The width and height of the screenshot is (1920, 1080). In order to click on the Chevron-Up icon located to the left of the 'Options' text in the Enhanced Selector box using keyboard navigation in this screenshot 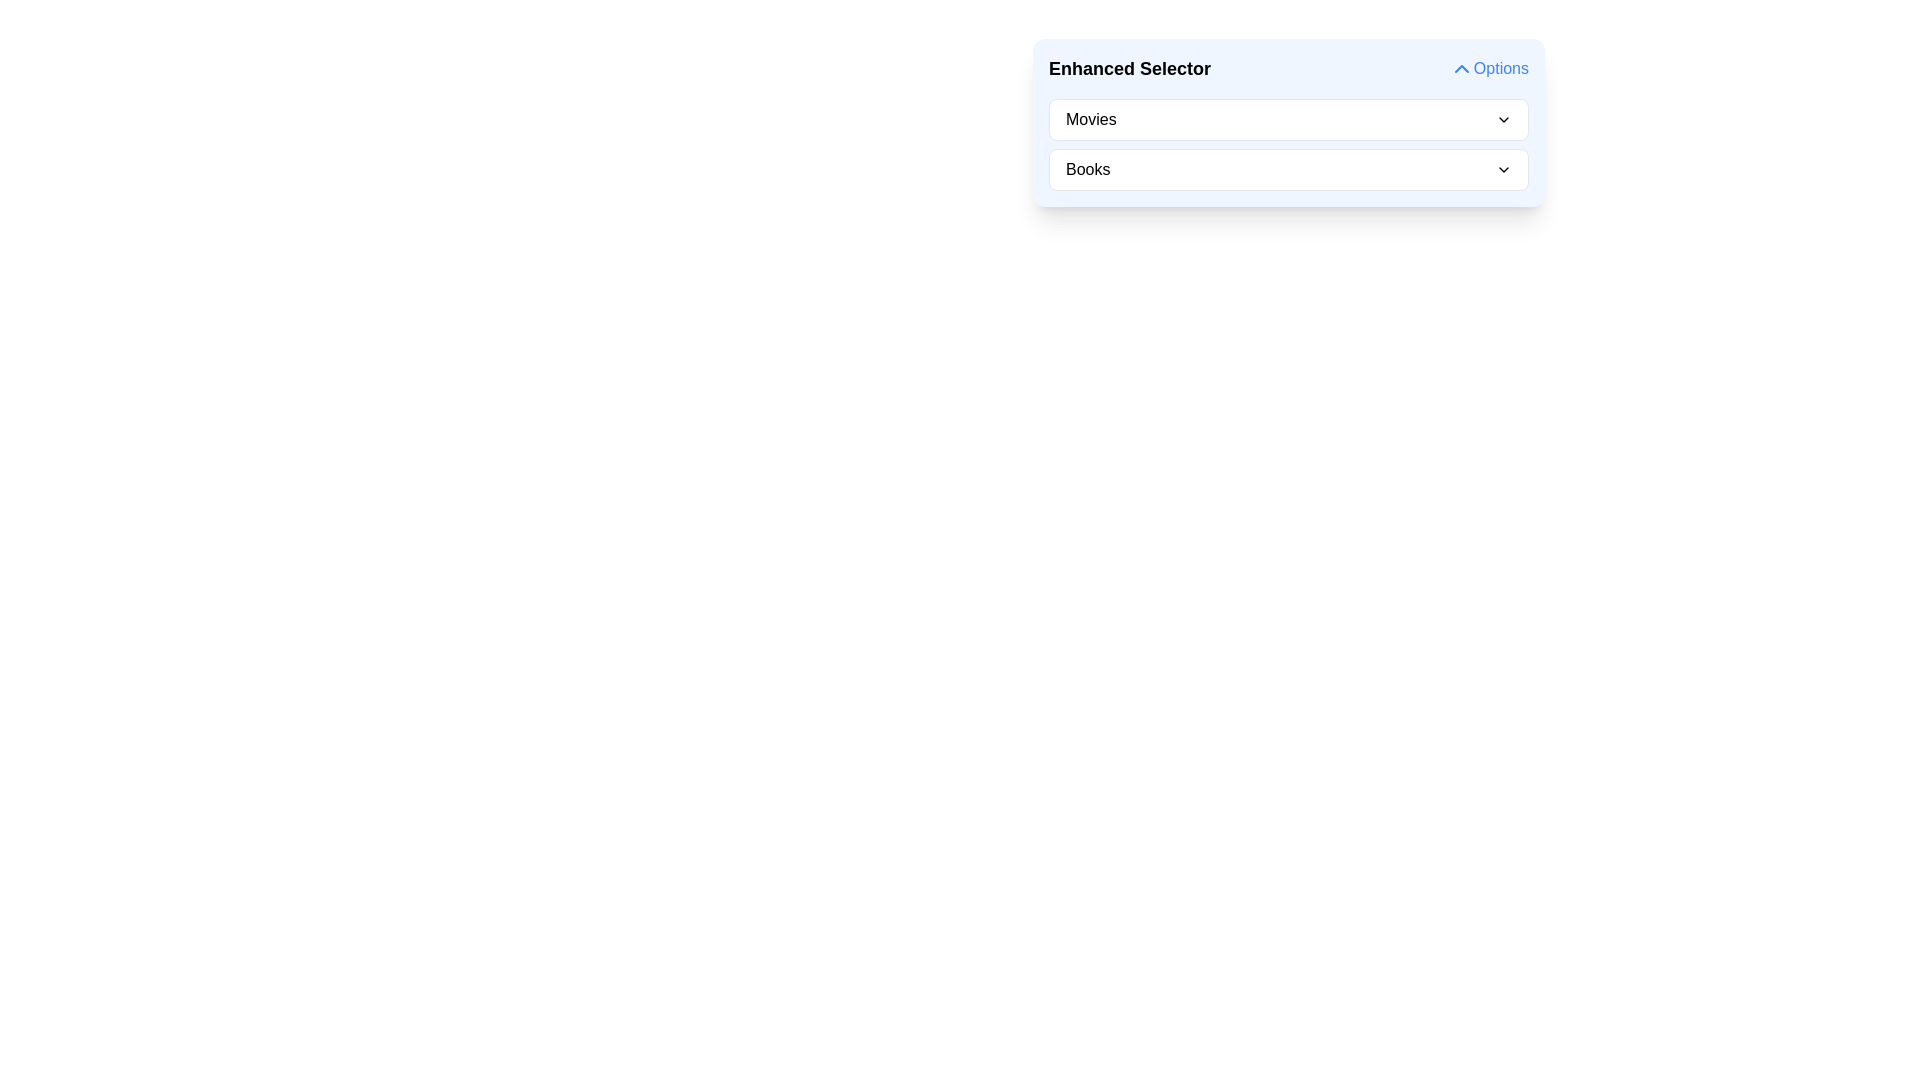, I will do `click(1461, 68)`.